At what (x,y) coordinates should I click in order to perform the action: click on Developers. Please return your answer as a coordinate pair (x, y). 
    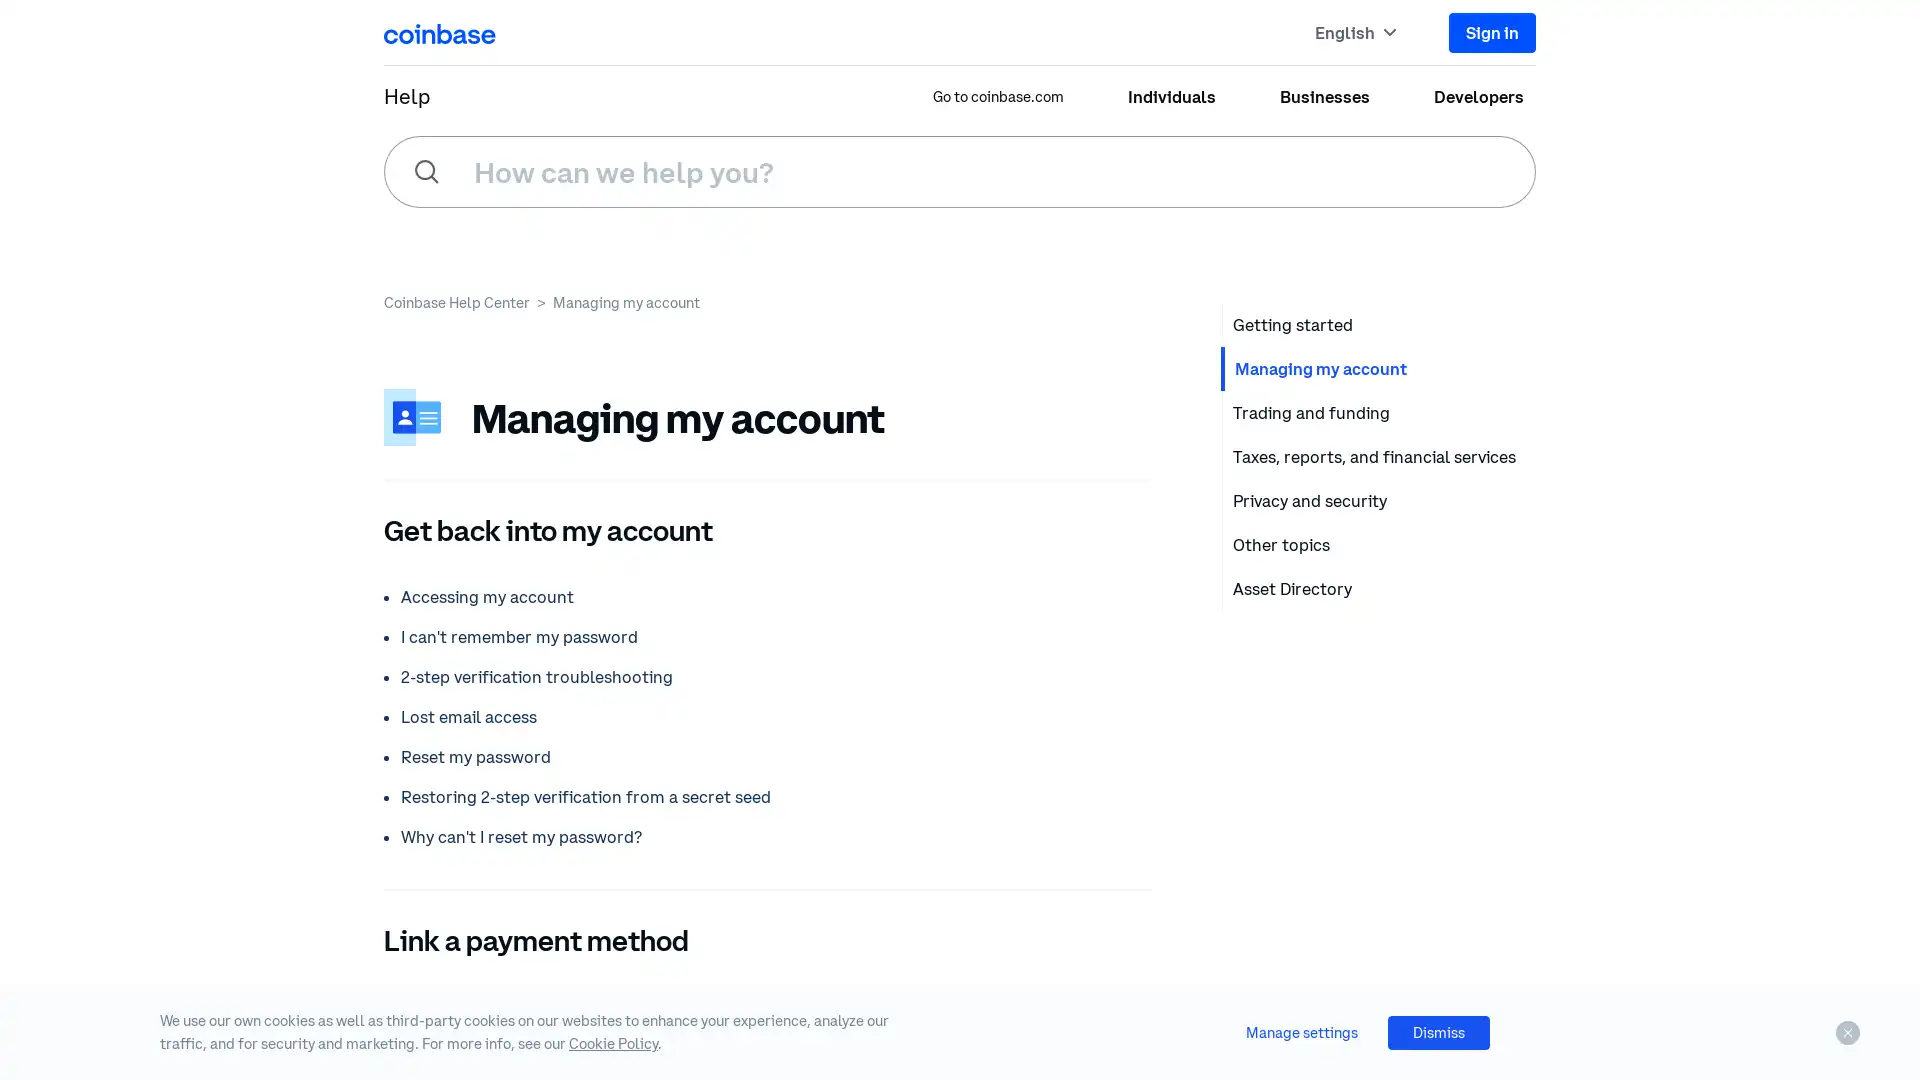
    Looking at the image, I should click on (1478, 96).